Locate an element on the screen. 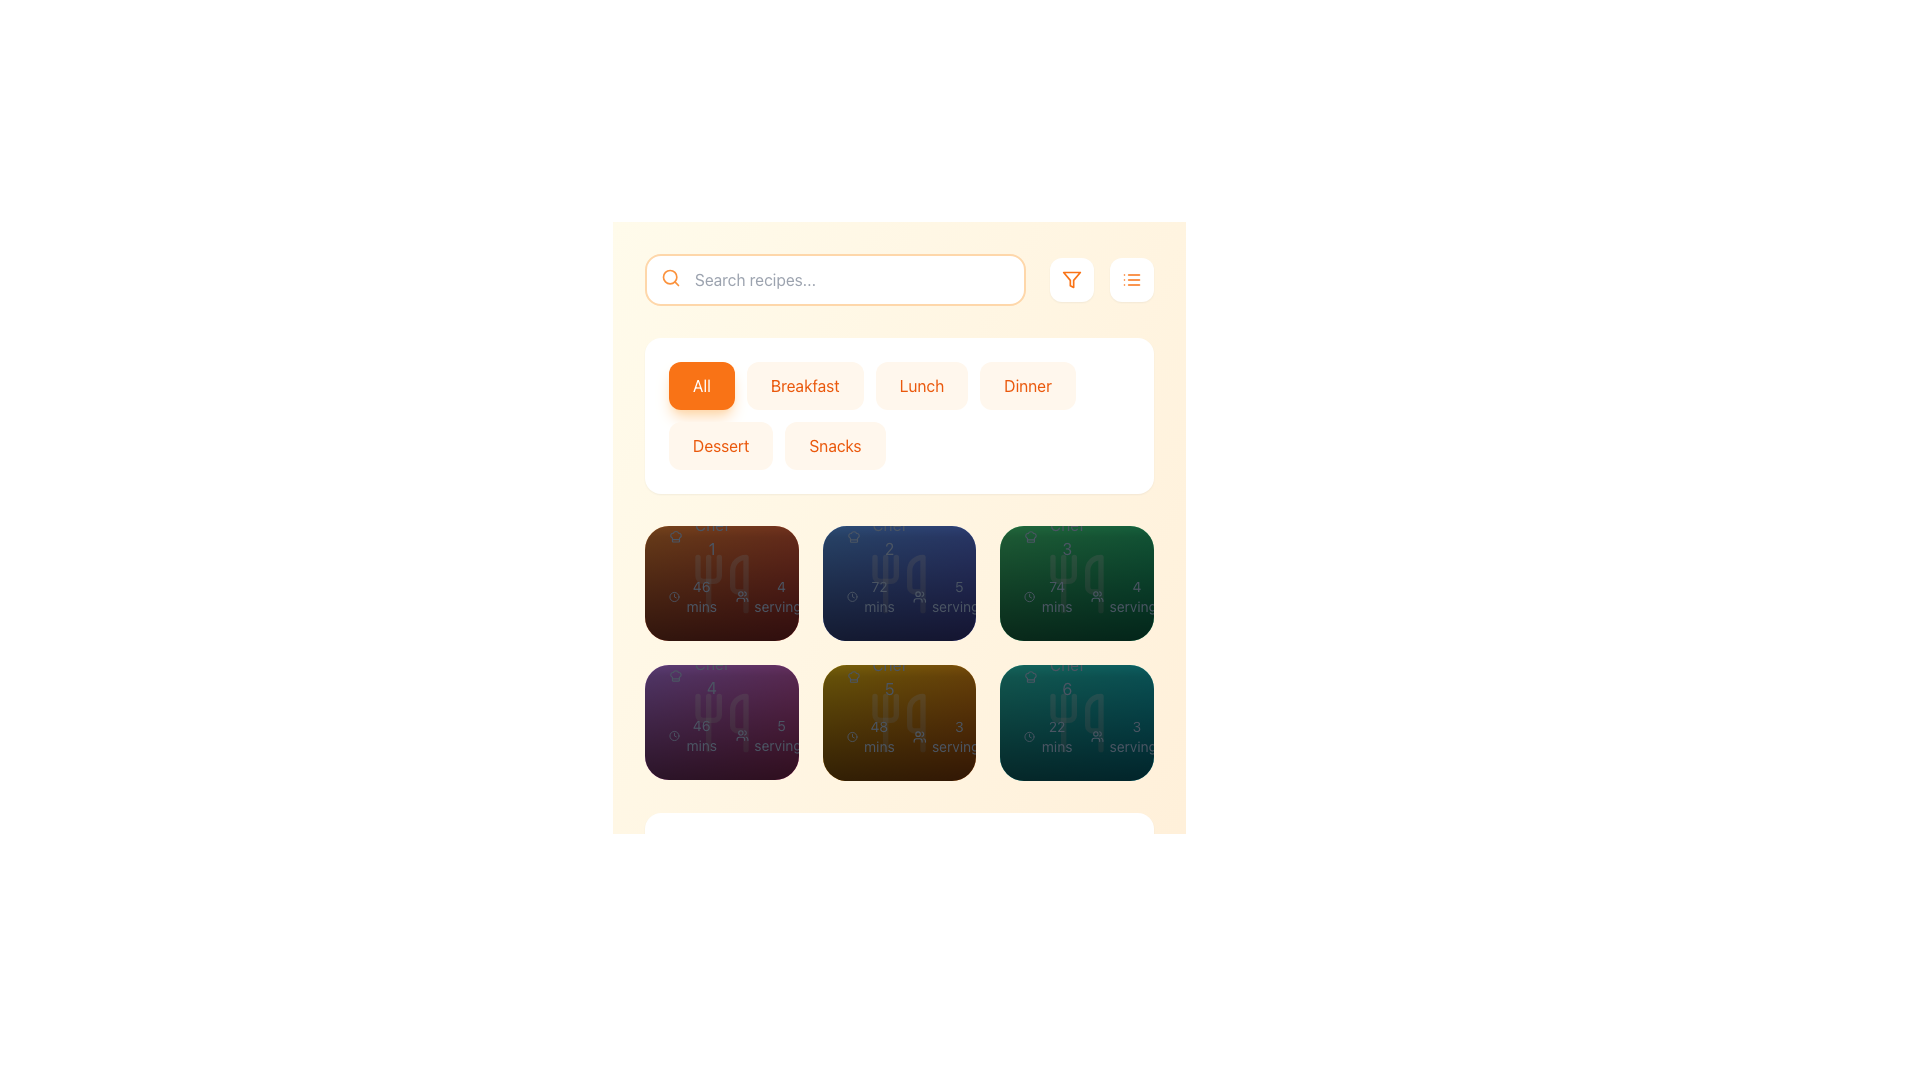 Image resolution: width=1920 pixels, height=1080 pixels. the informational display component showing 'Recipe 3' and 'Chef 3' with a dark green background is located at coordinates (1055, 508).